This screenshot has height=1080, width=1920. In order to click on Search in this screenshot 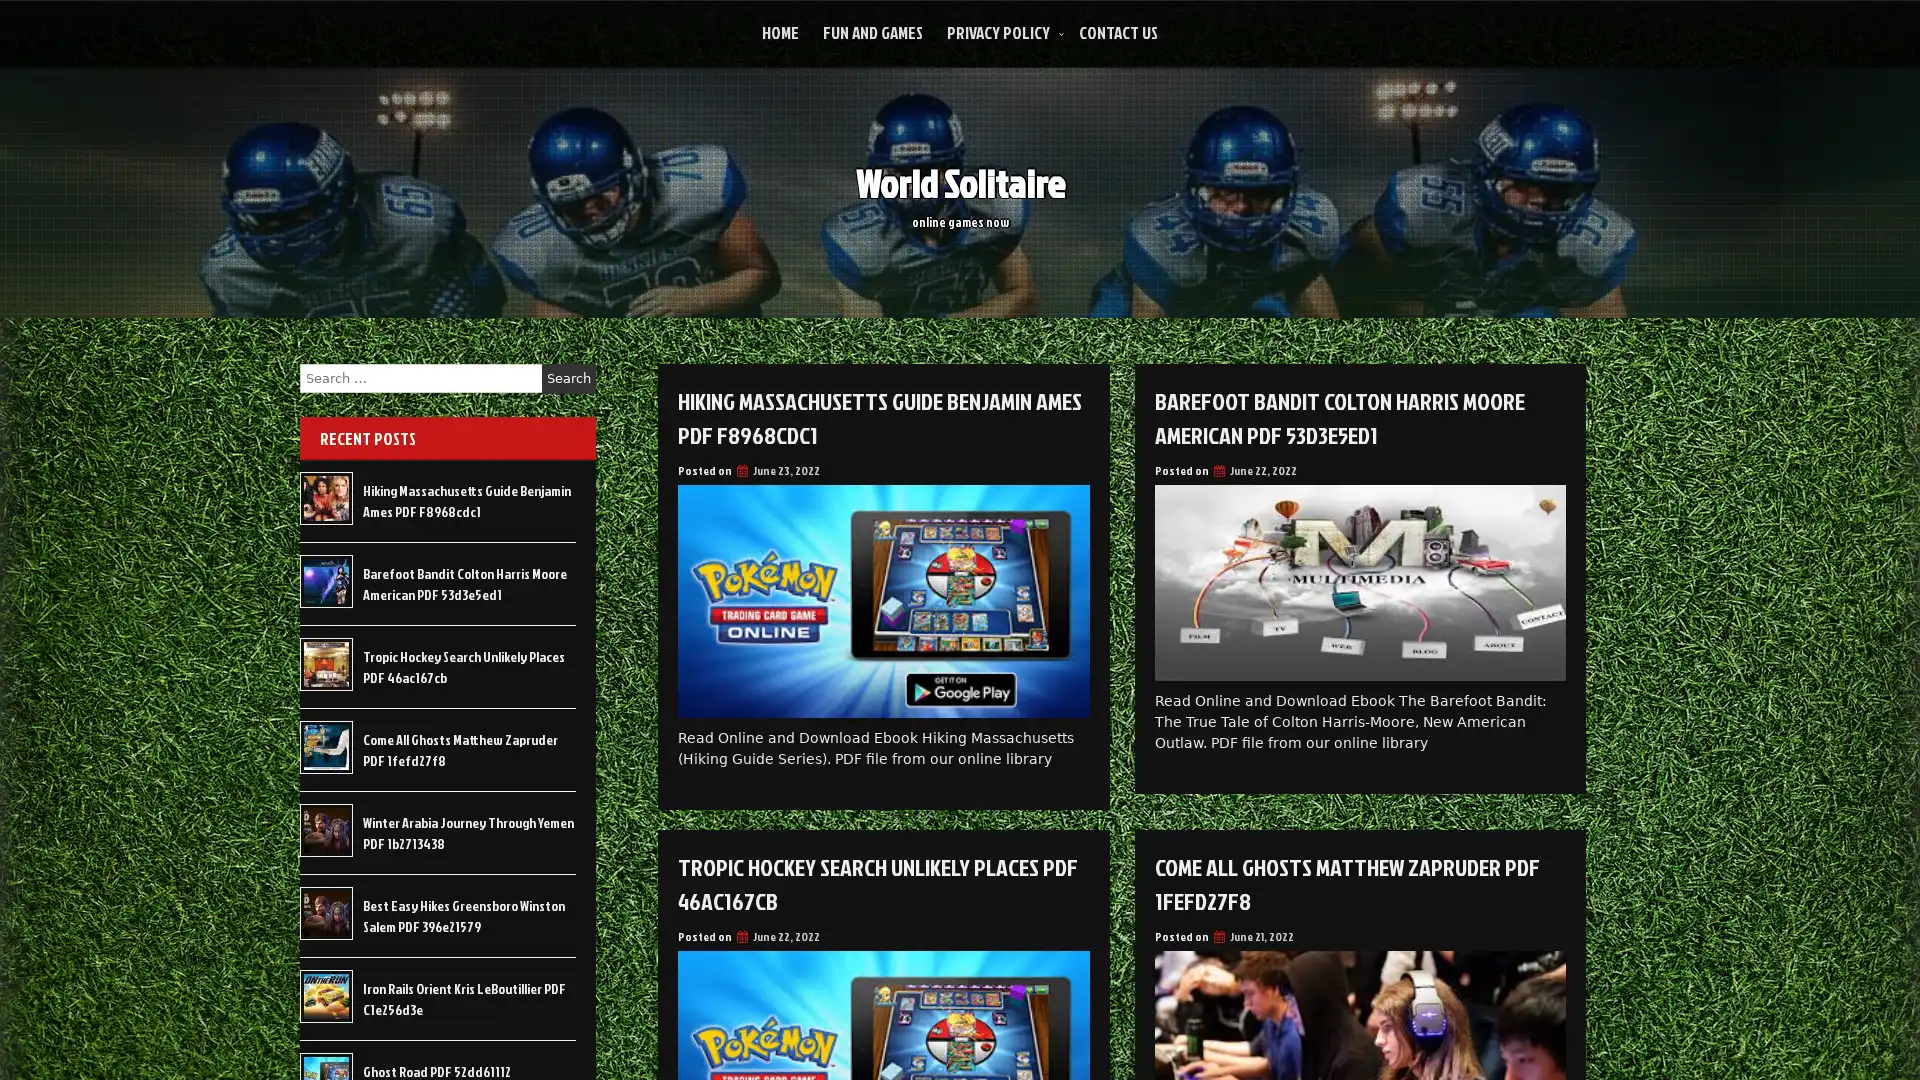, I will do `click(568, 378)`.